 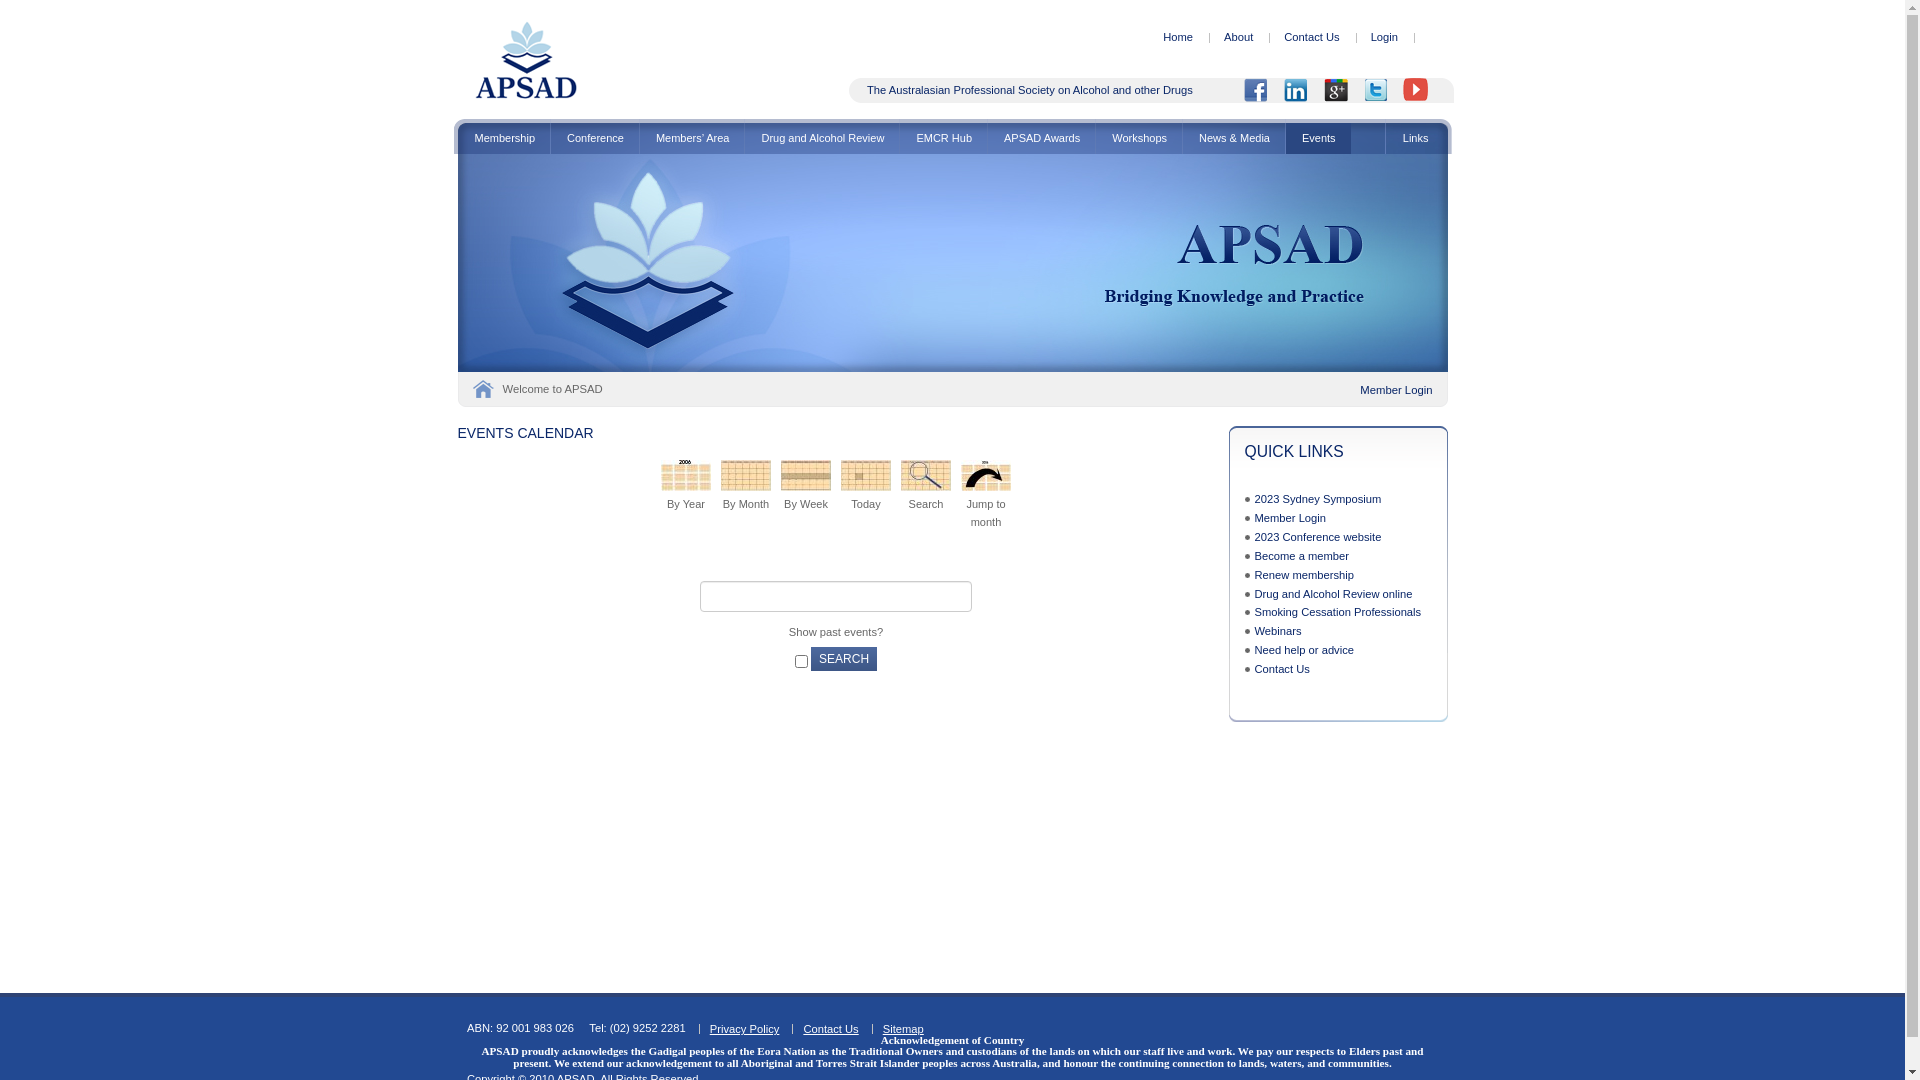 I want to click on 'Google+', so click(x=1323, y=90).